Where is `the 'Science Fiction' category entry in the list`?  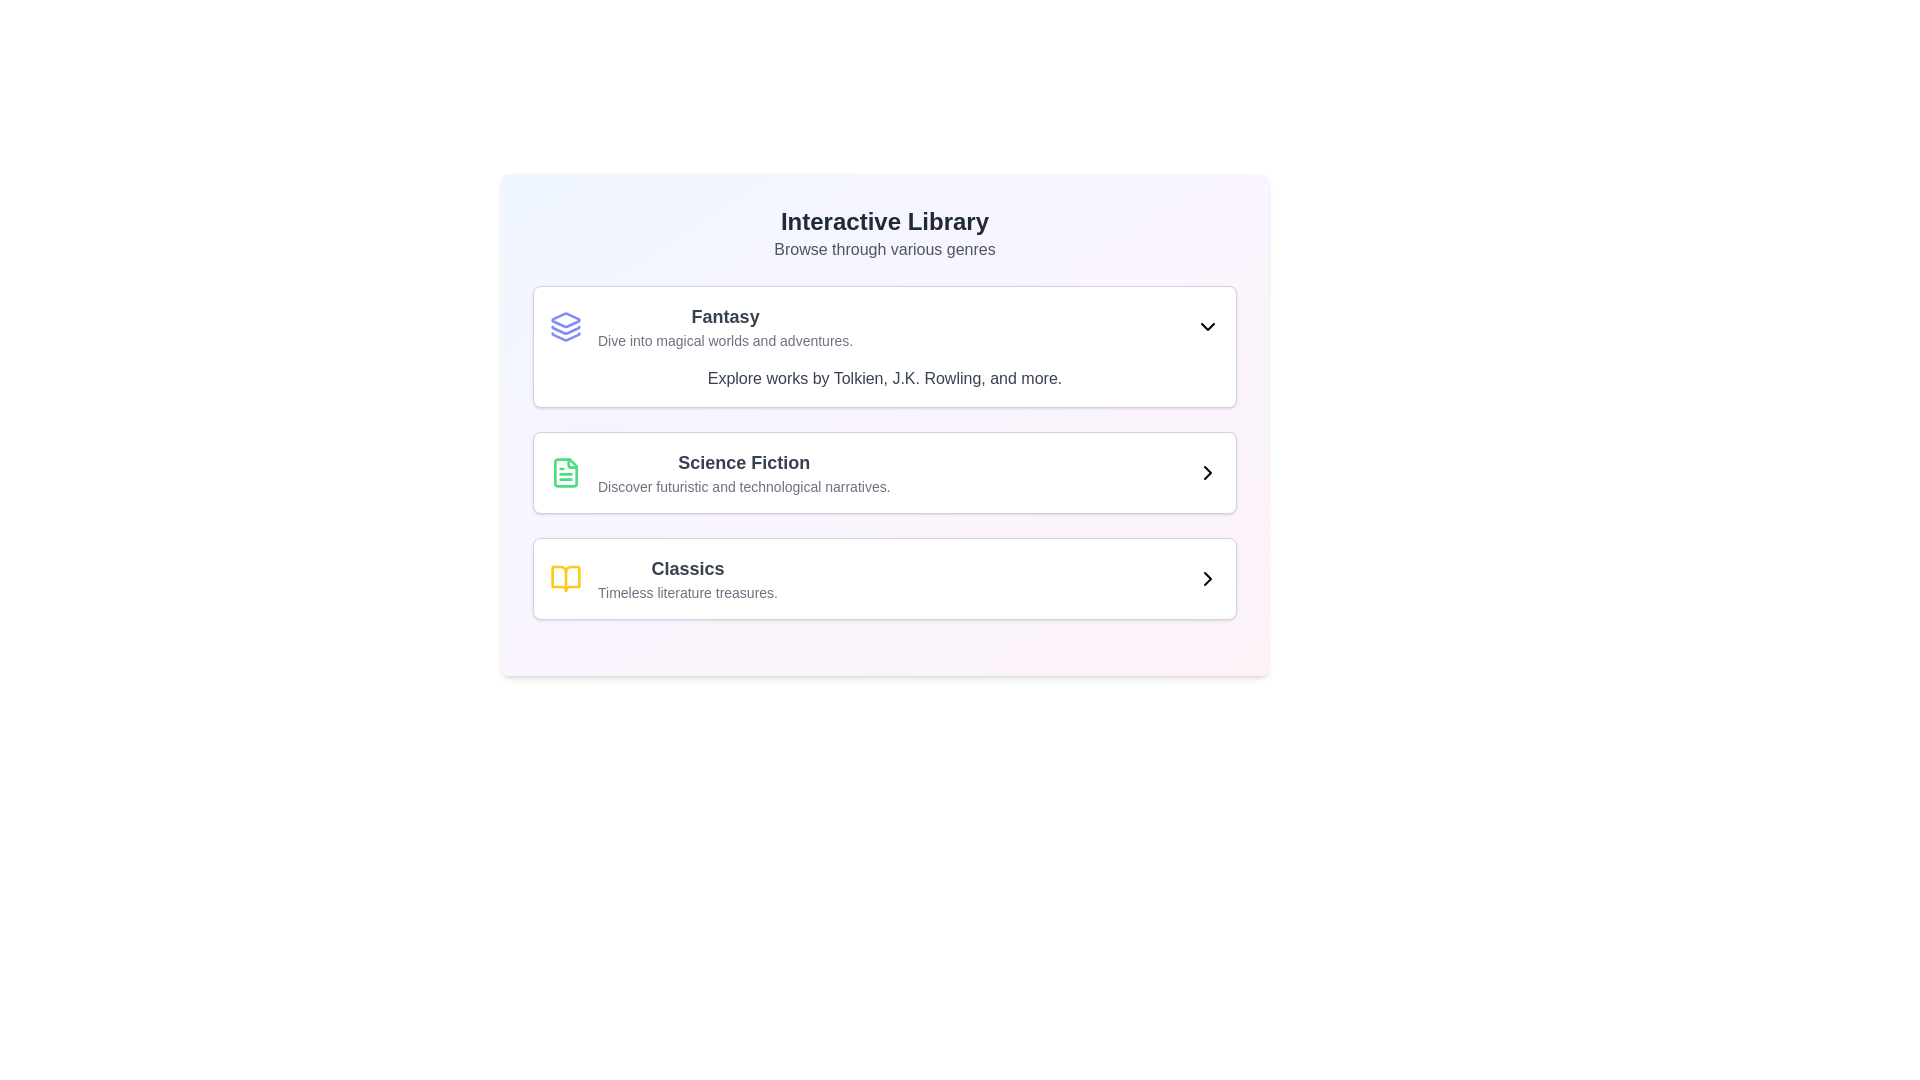
the 'Science Fiction' category entry in the list is located at coordinates (883, 473).